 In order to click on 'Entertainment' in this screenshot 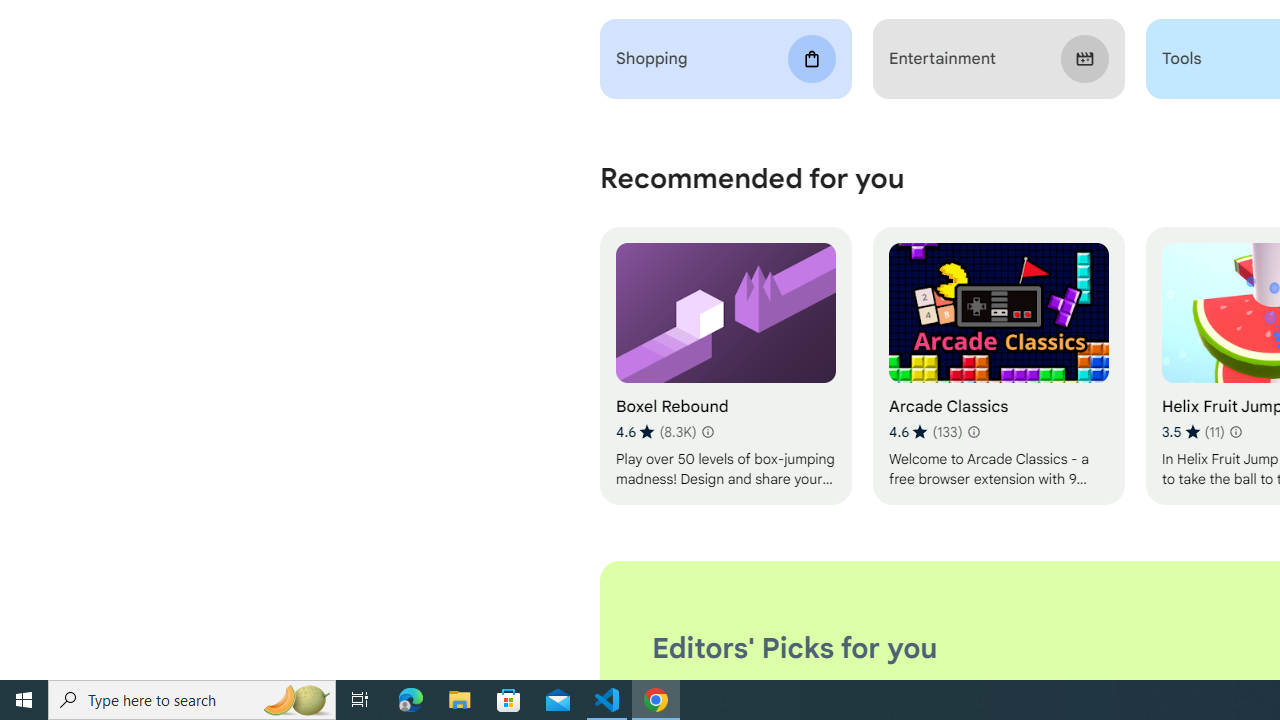, I will do `click(998, 58)`.